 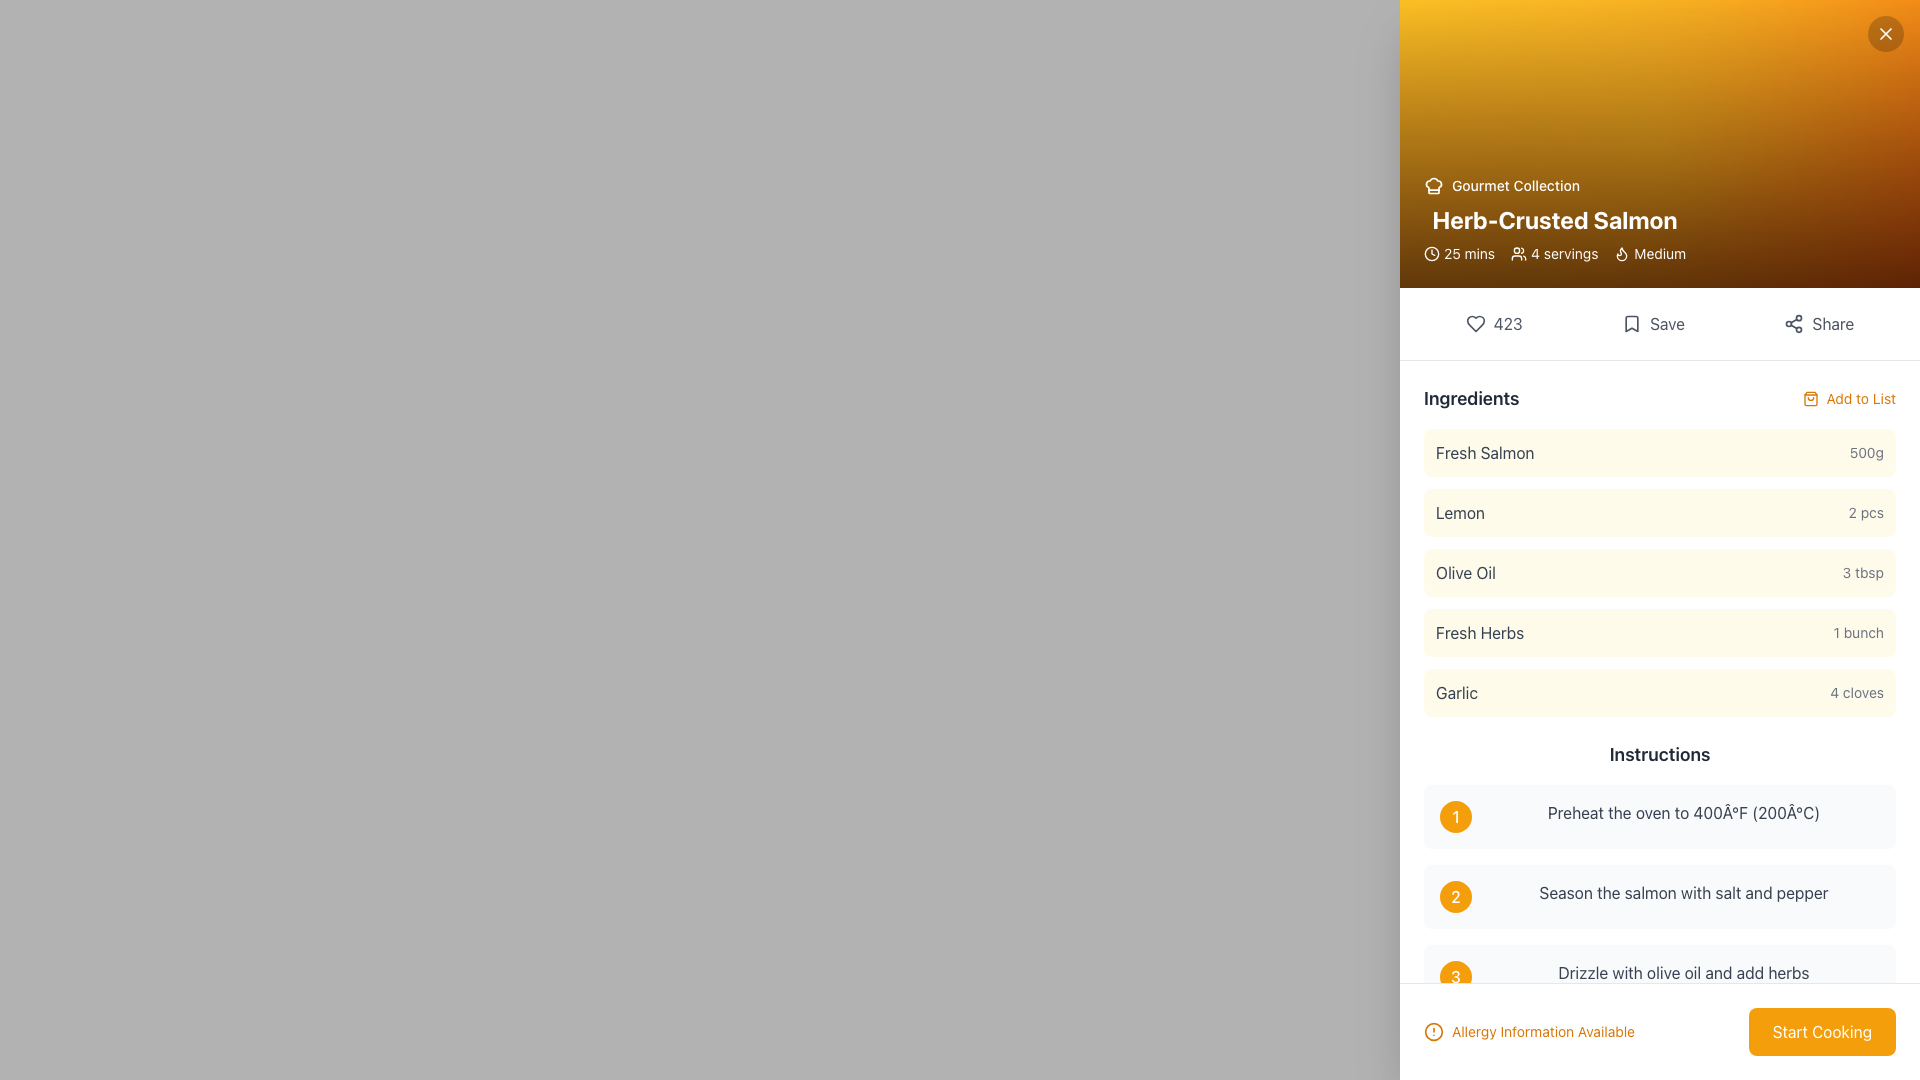 I want to click on the 'Ingredients' text element, which is styled in bold and dark gray, located in the top left region under the recipe information, so click(x=1471, y=398).